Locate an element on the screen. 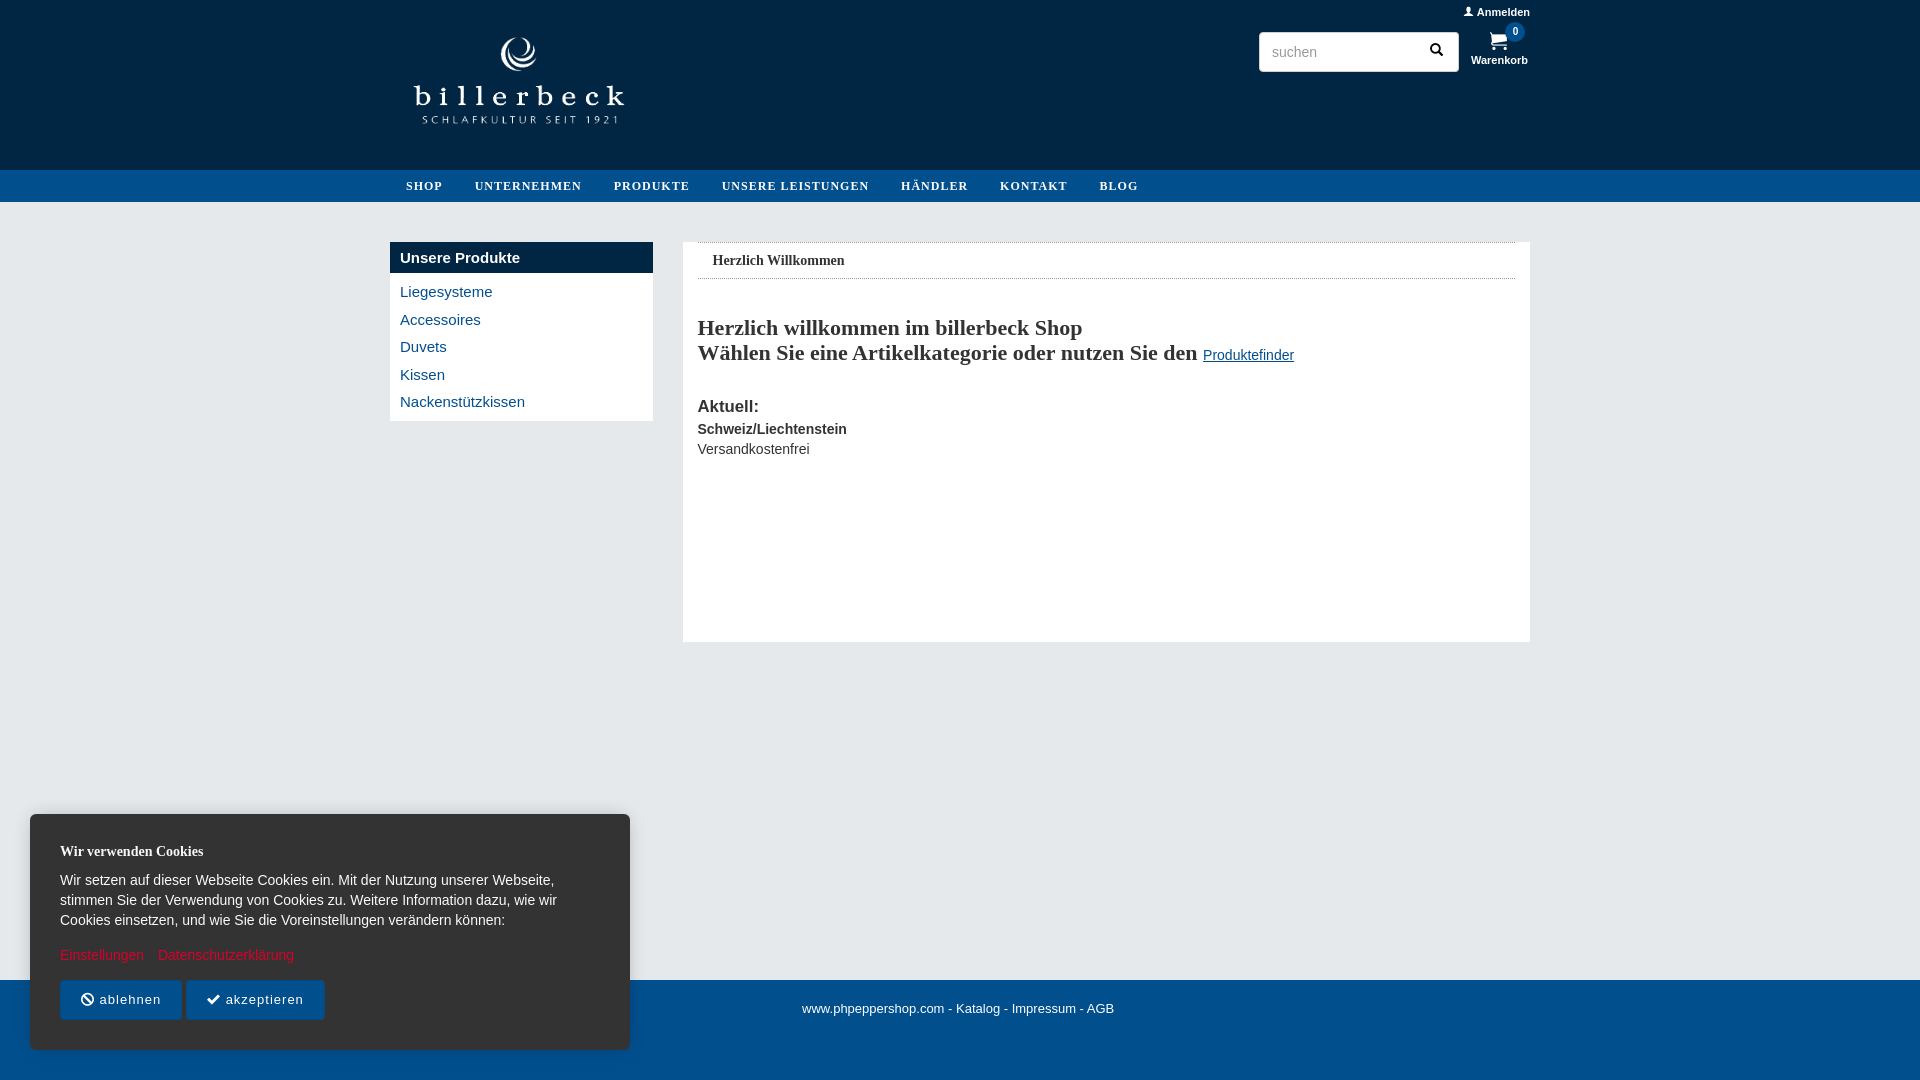  'SHOP' is located at coordinates (423, 185).